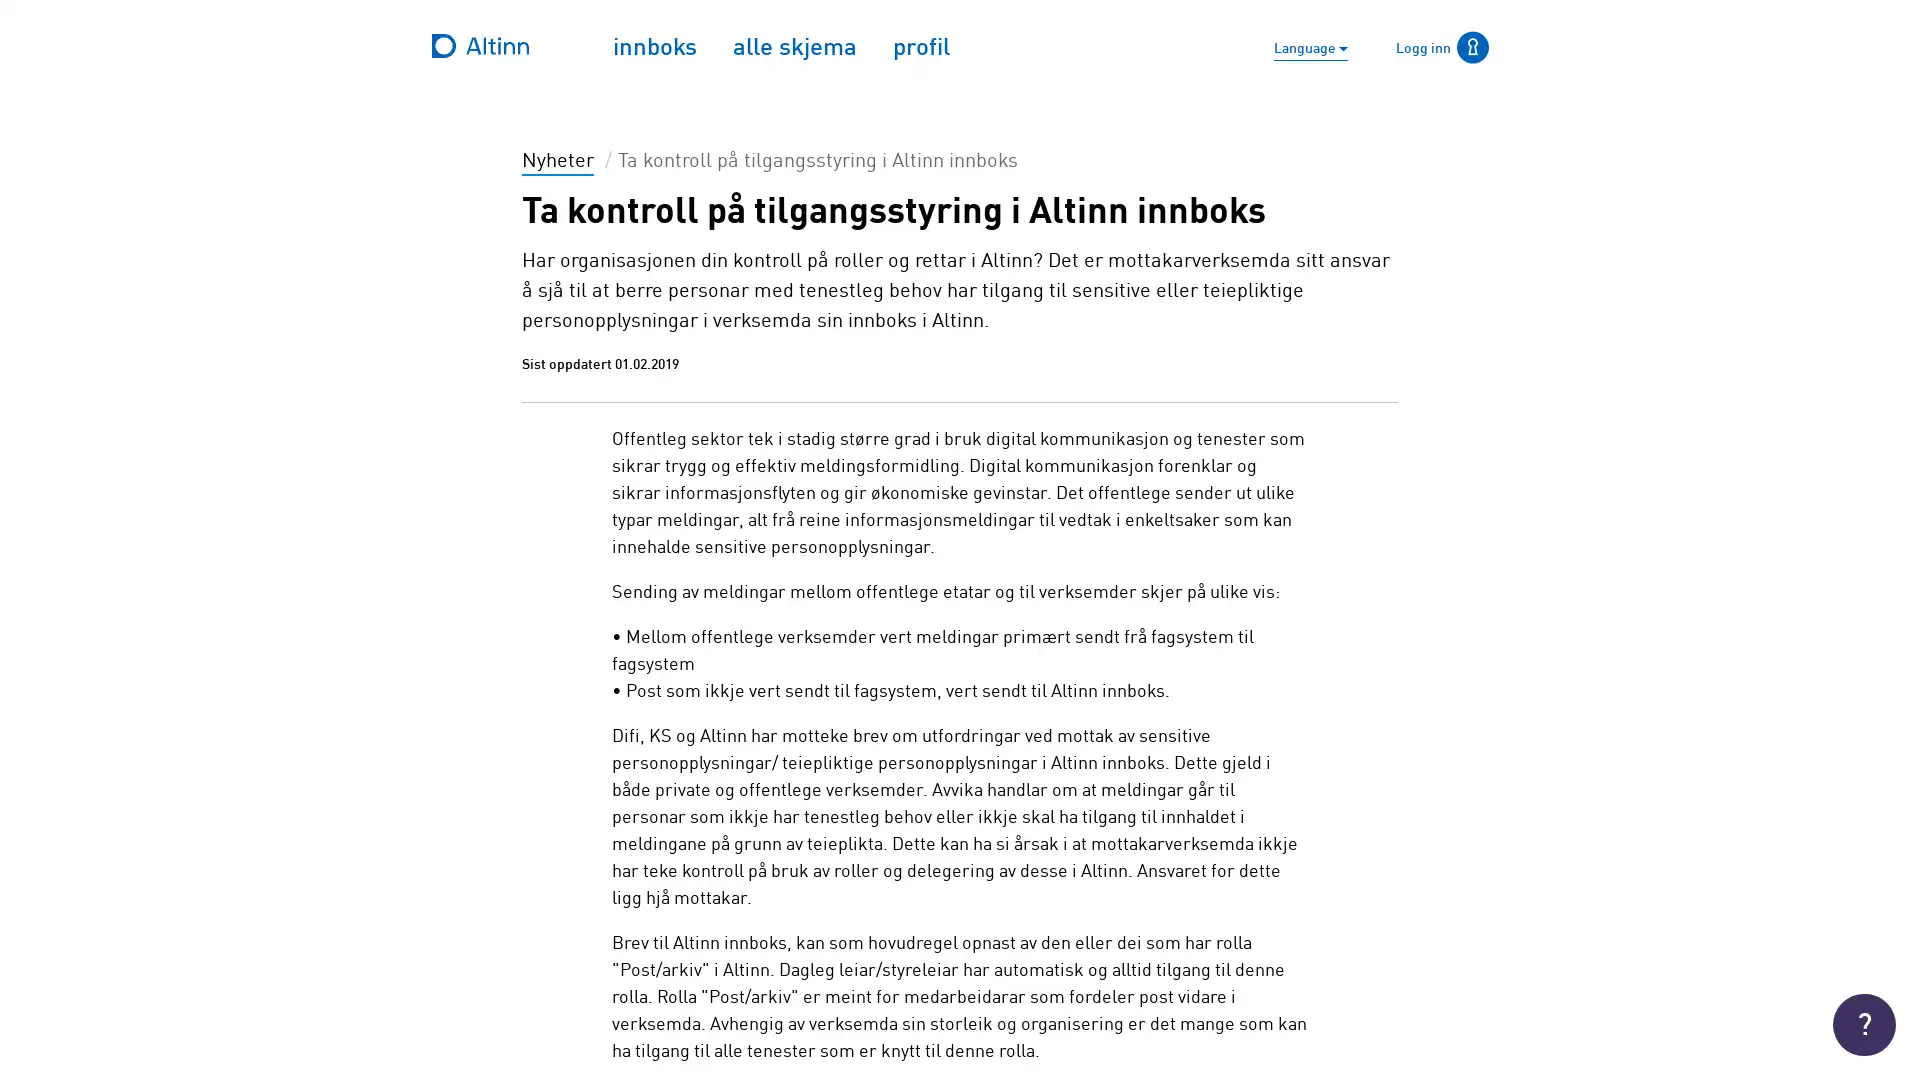 This screenshot has height=1080, width=1920. What do you see at coordinates (1863, 1025) in the screenshot?
I see `Trenger du hjelp ?` at bounding box center [1863, 1025].